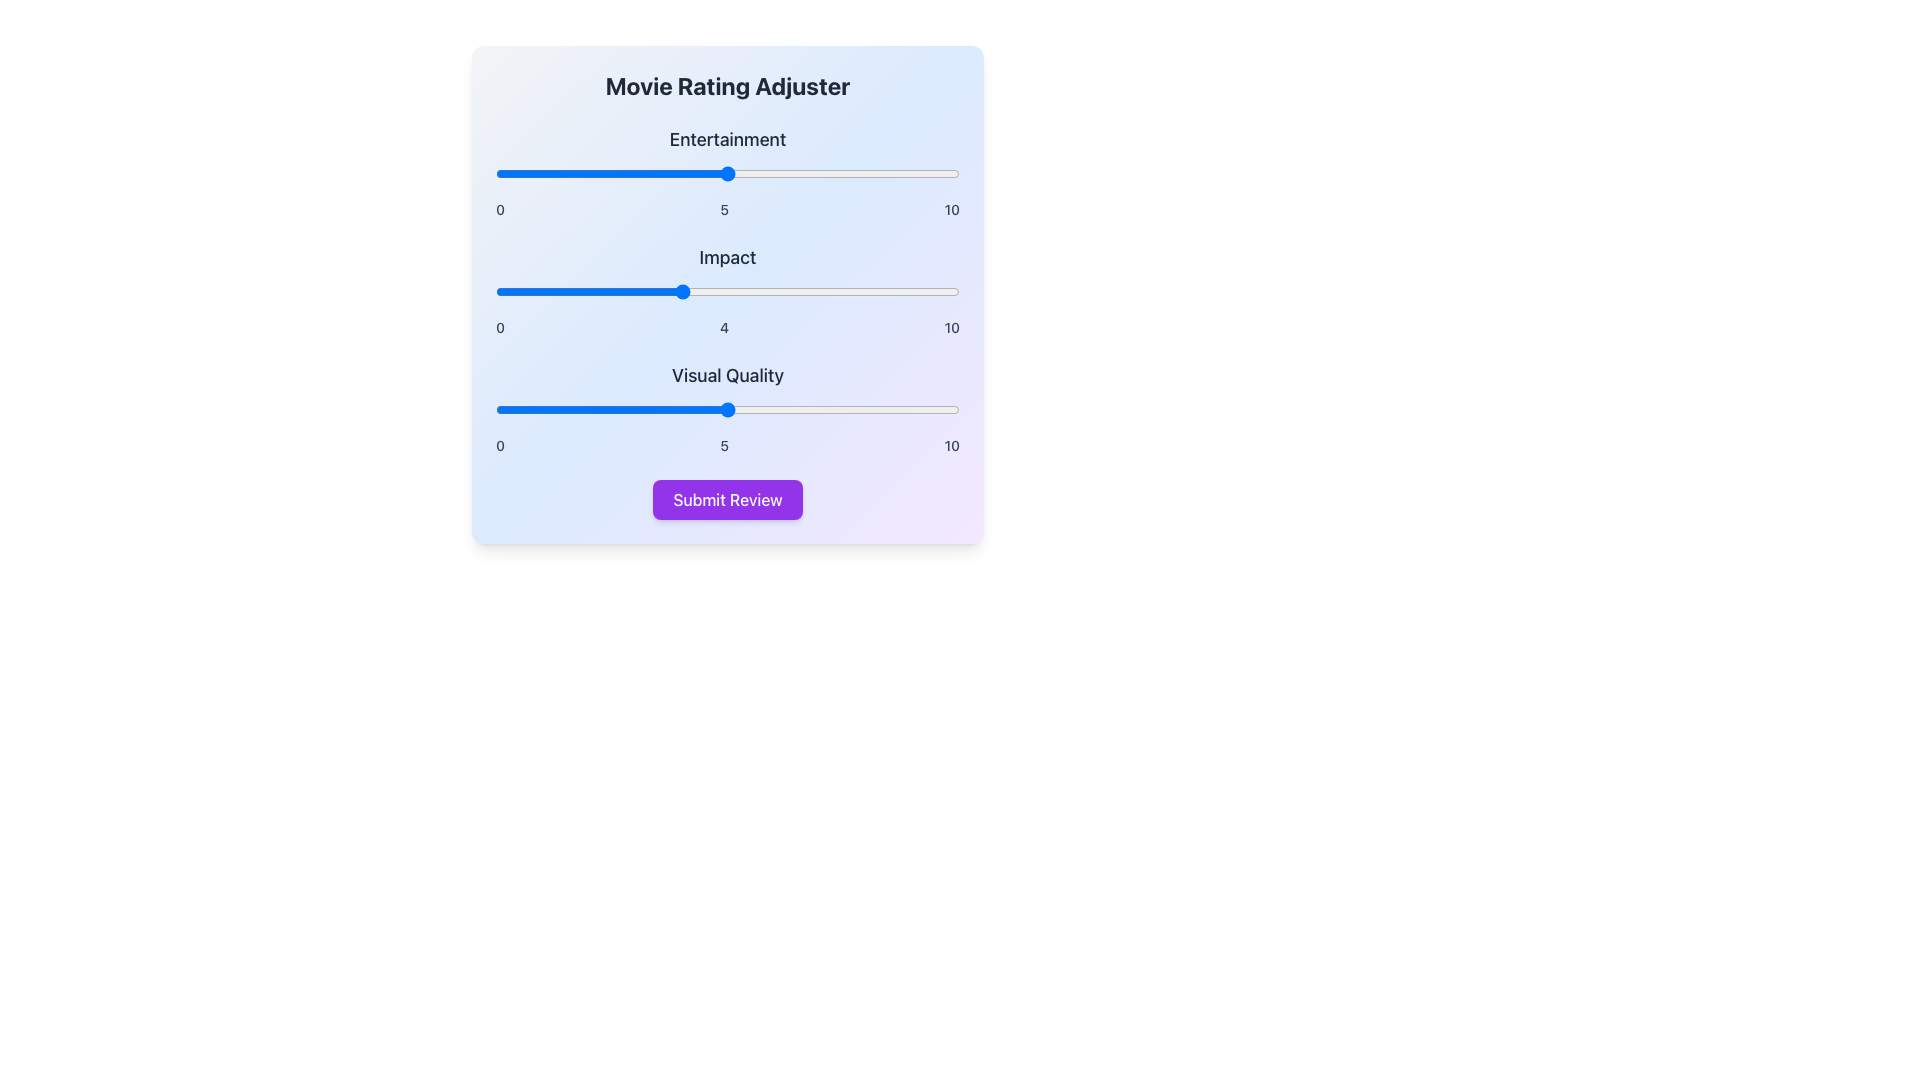 The height and width of the screenshot is (1080, 1920). What do you see at coordinates (951, 209) in the screenshot?
I see `the static text label displaying the number '10', which is aligned to the far-right of the 'Entertainment' slider` at bounding box center [951, 209].